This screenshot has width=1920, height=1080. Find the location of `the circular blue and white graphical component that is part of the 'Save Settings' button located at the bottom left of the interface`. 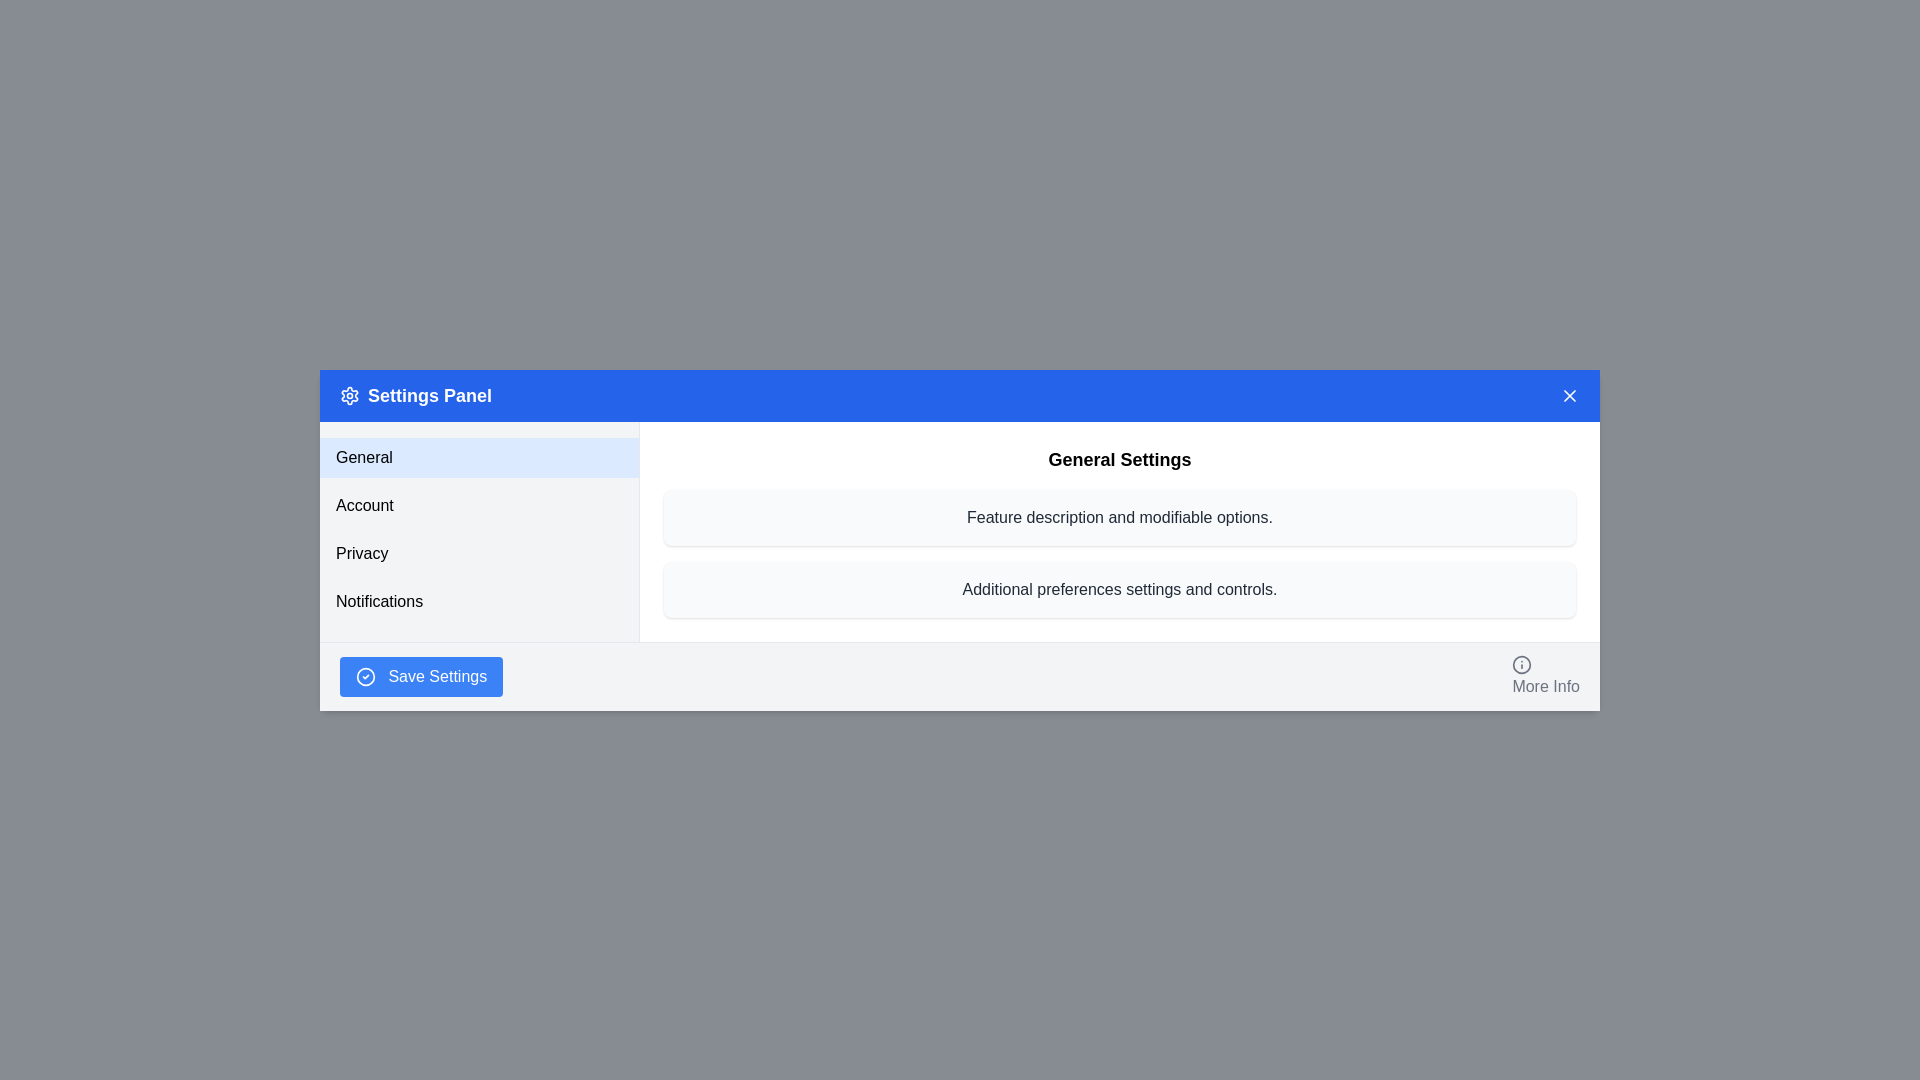

the circular blue and white graphical component that is part of the 'Save Settings' button located at the bottom left of the interface is located at coordinates (365, 676).